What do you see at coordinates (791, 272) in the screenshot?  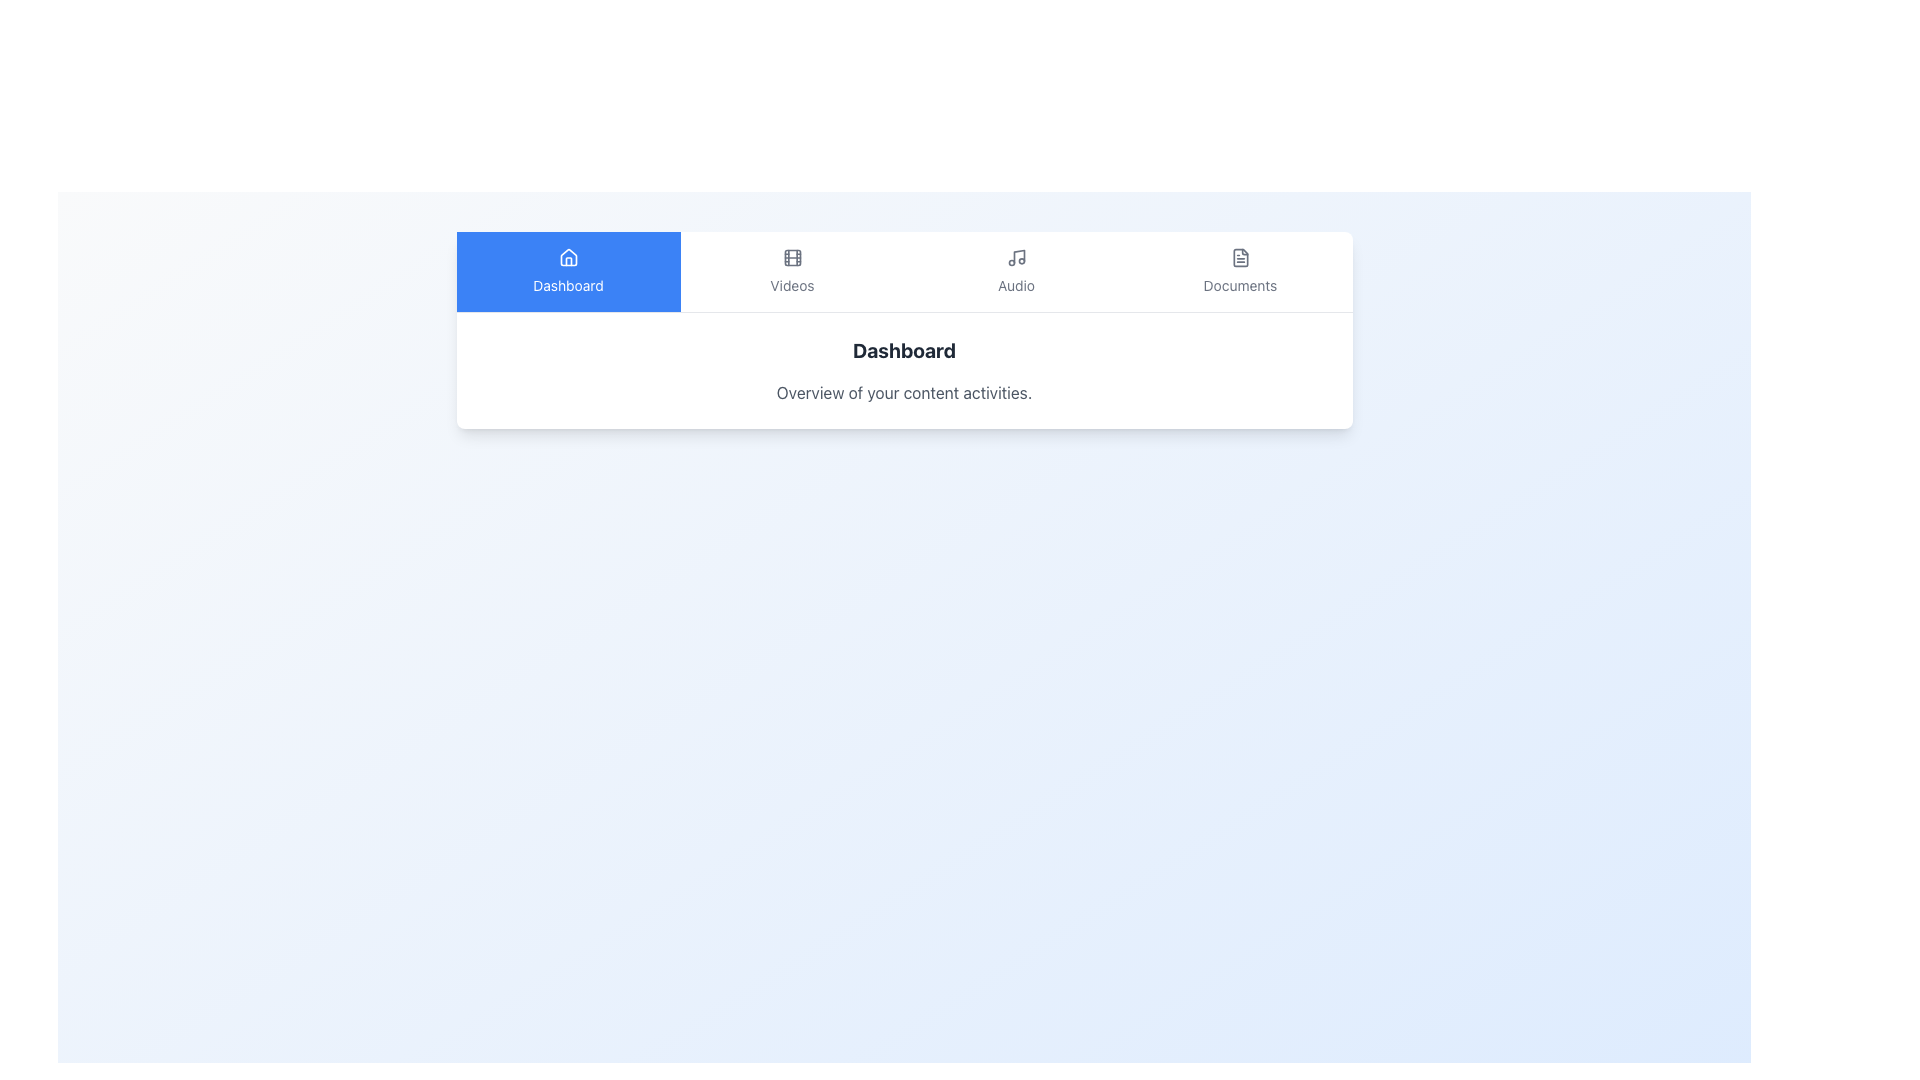 I see `the Navigation Tab that features a film strip icon and the text 'Videos'` at bounding box center [791, 272].